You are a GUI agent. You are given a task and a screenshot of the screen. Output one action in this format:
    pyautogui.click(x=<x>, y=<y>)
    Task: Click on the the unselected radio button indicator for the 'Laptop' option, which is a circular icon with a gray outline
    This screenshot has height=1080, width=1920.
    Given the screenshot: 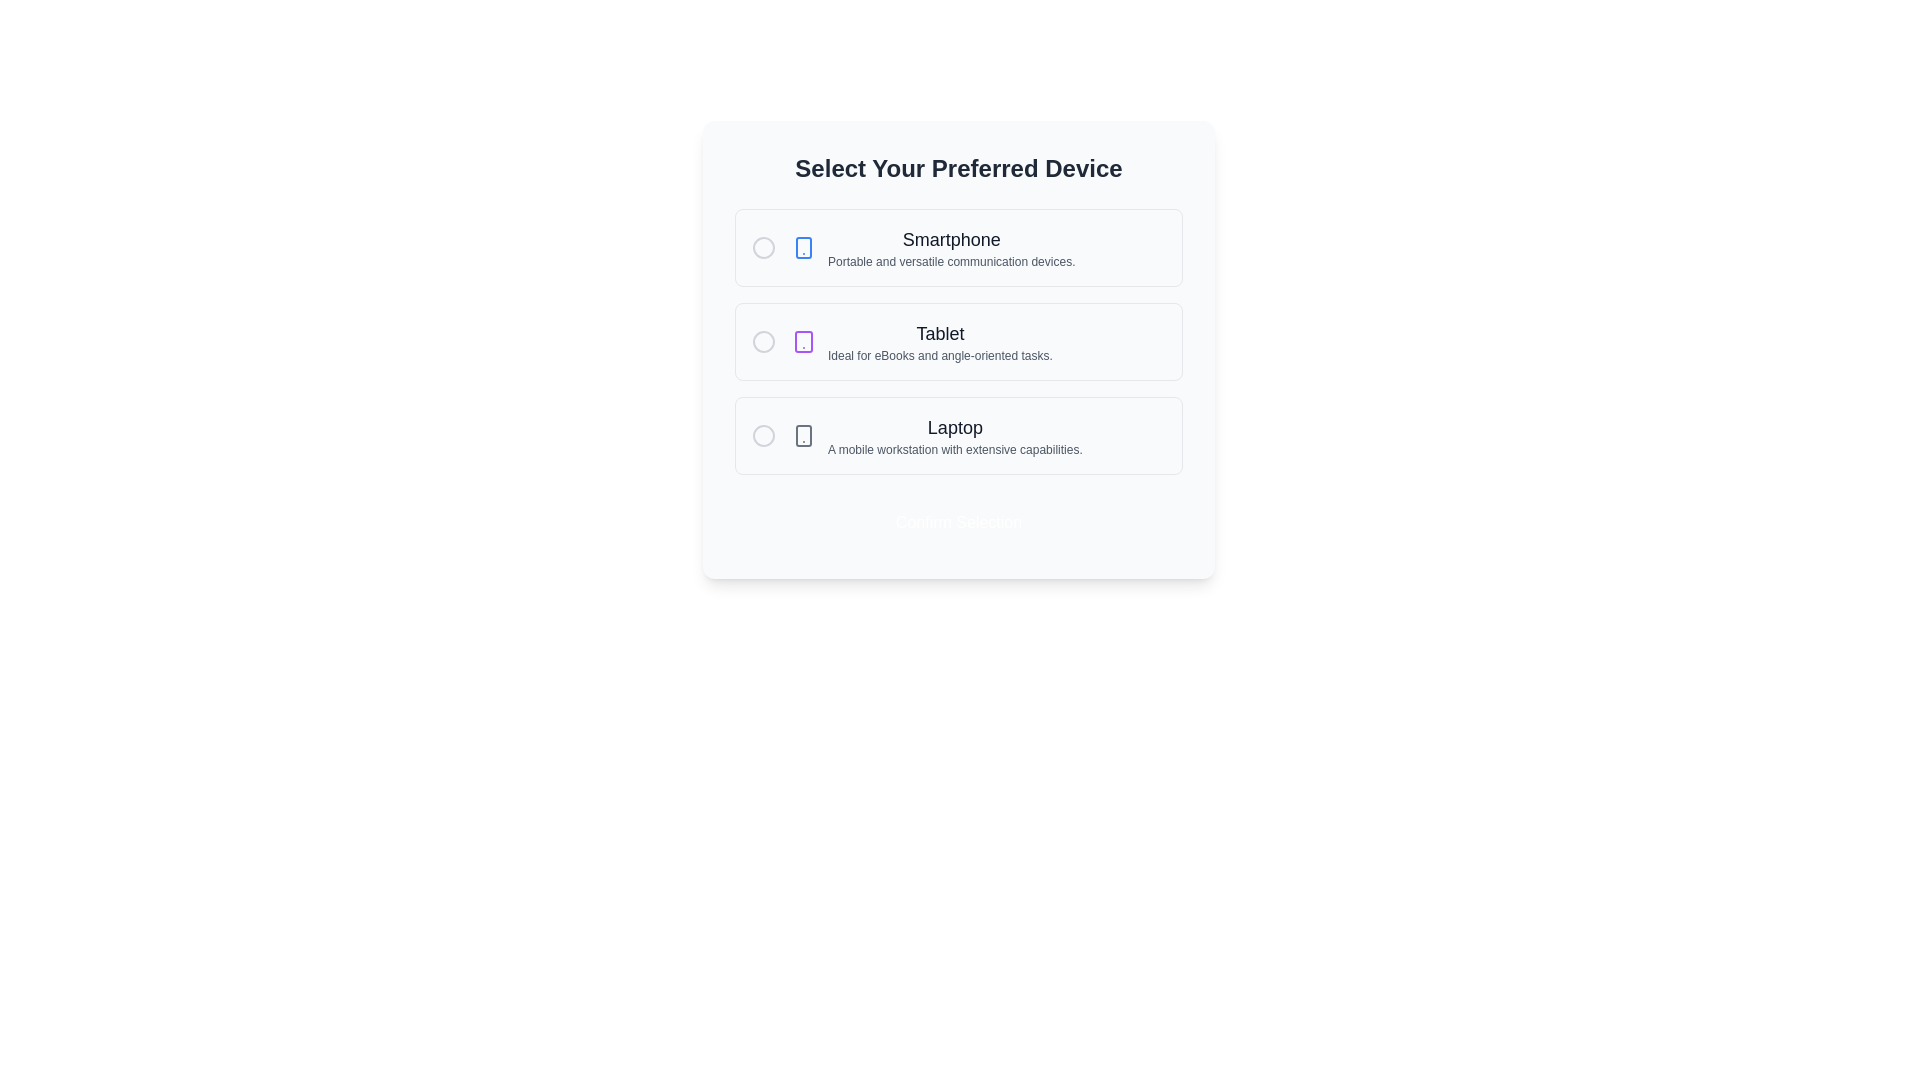 What is the action you would take?
    pyautogui.click(x=762, y=434)
    